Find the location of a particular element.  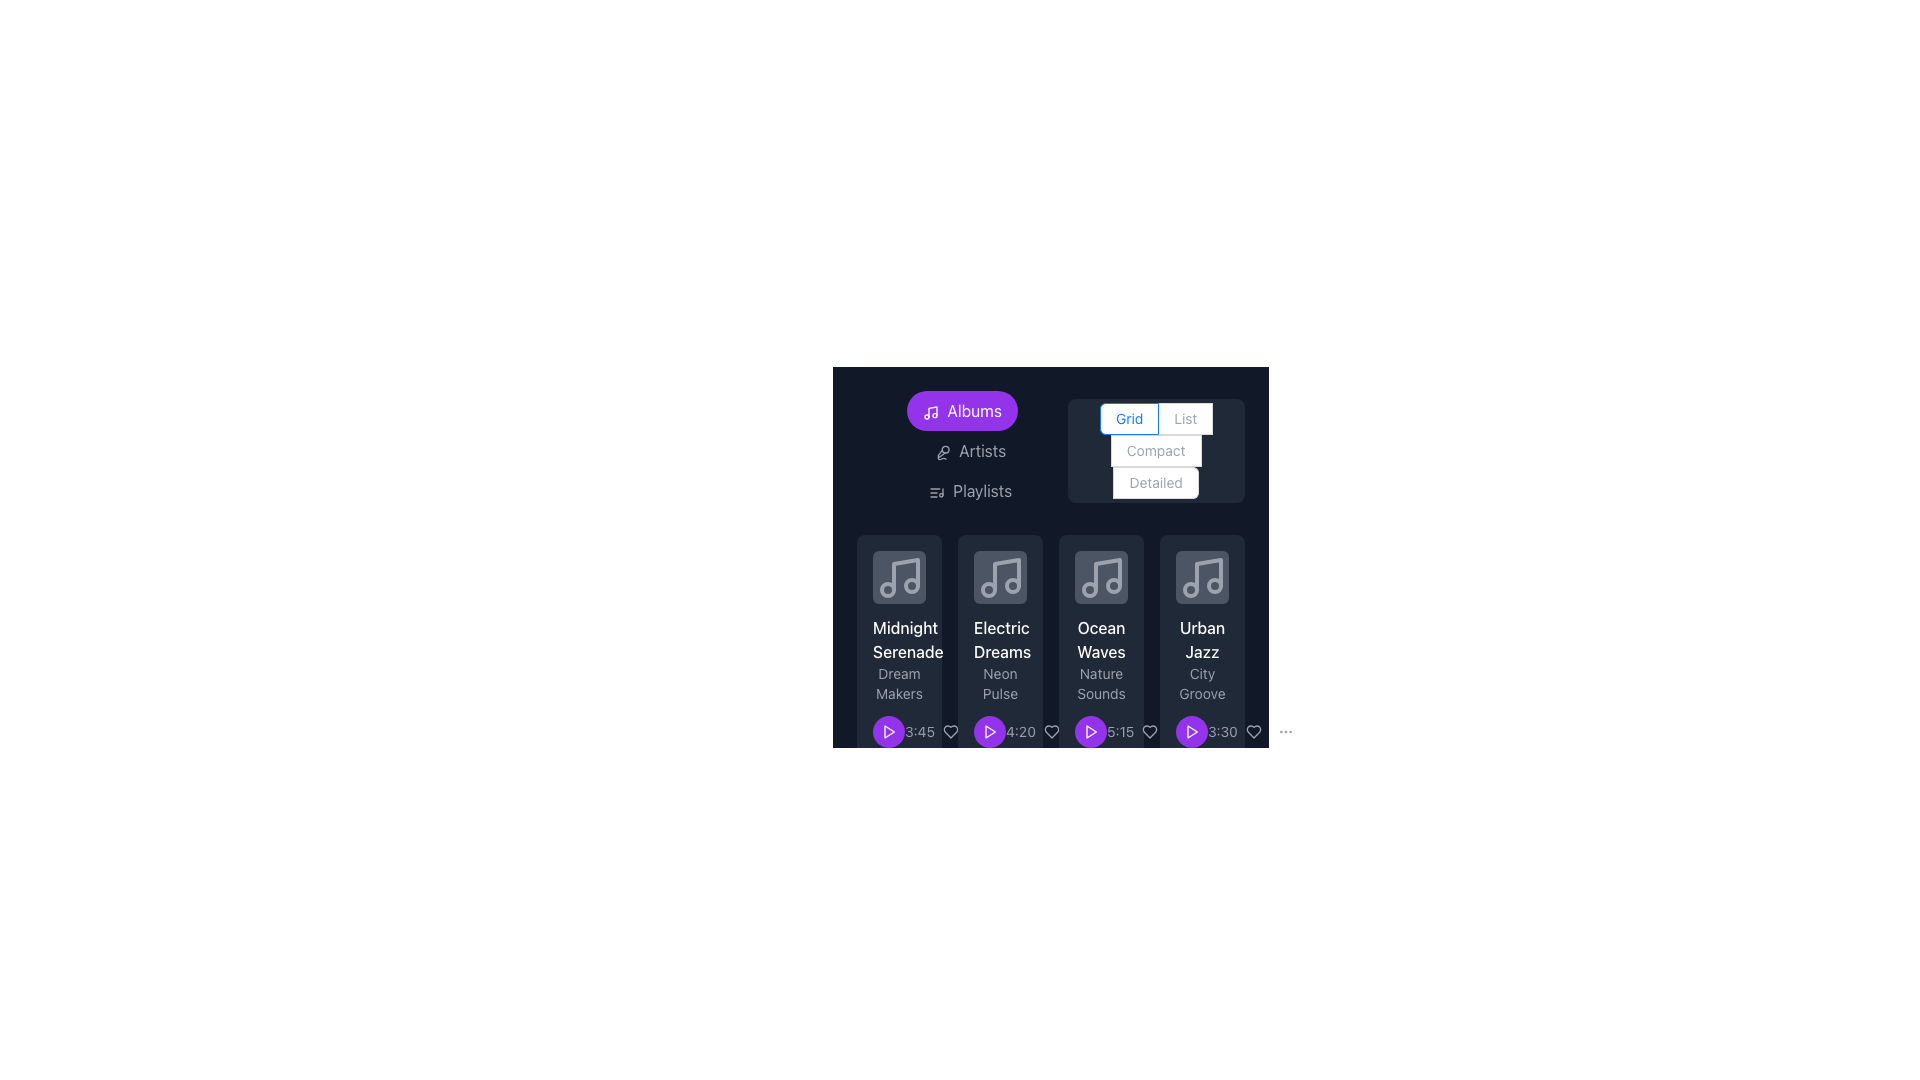

the heart-shaped icon button located below the item 'Urban Jazz' is located at coordinates (1252, 732).